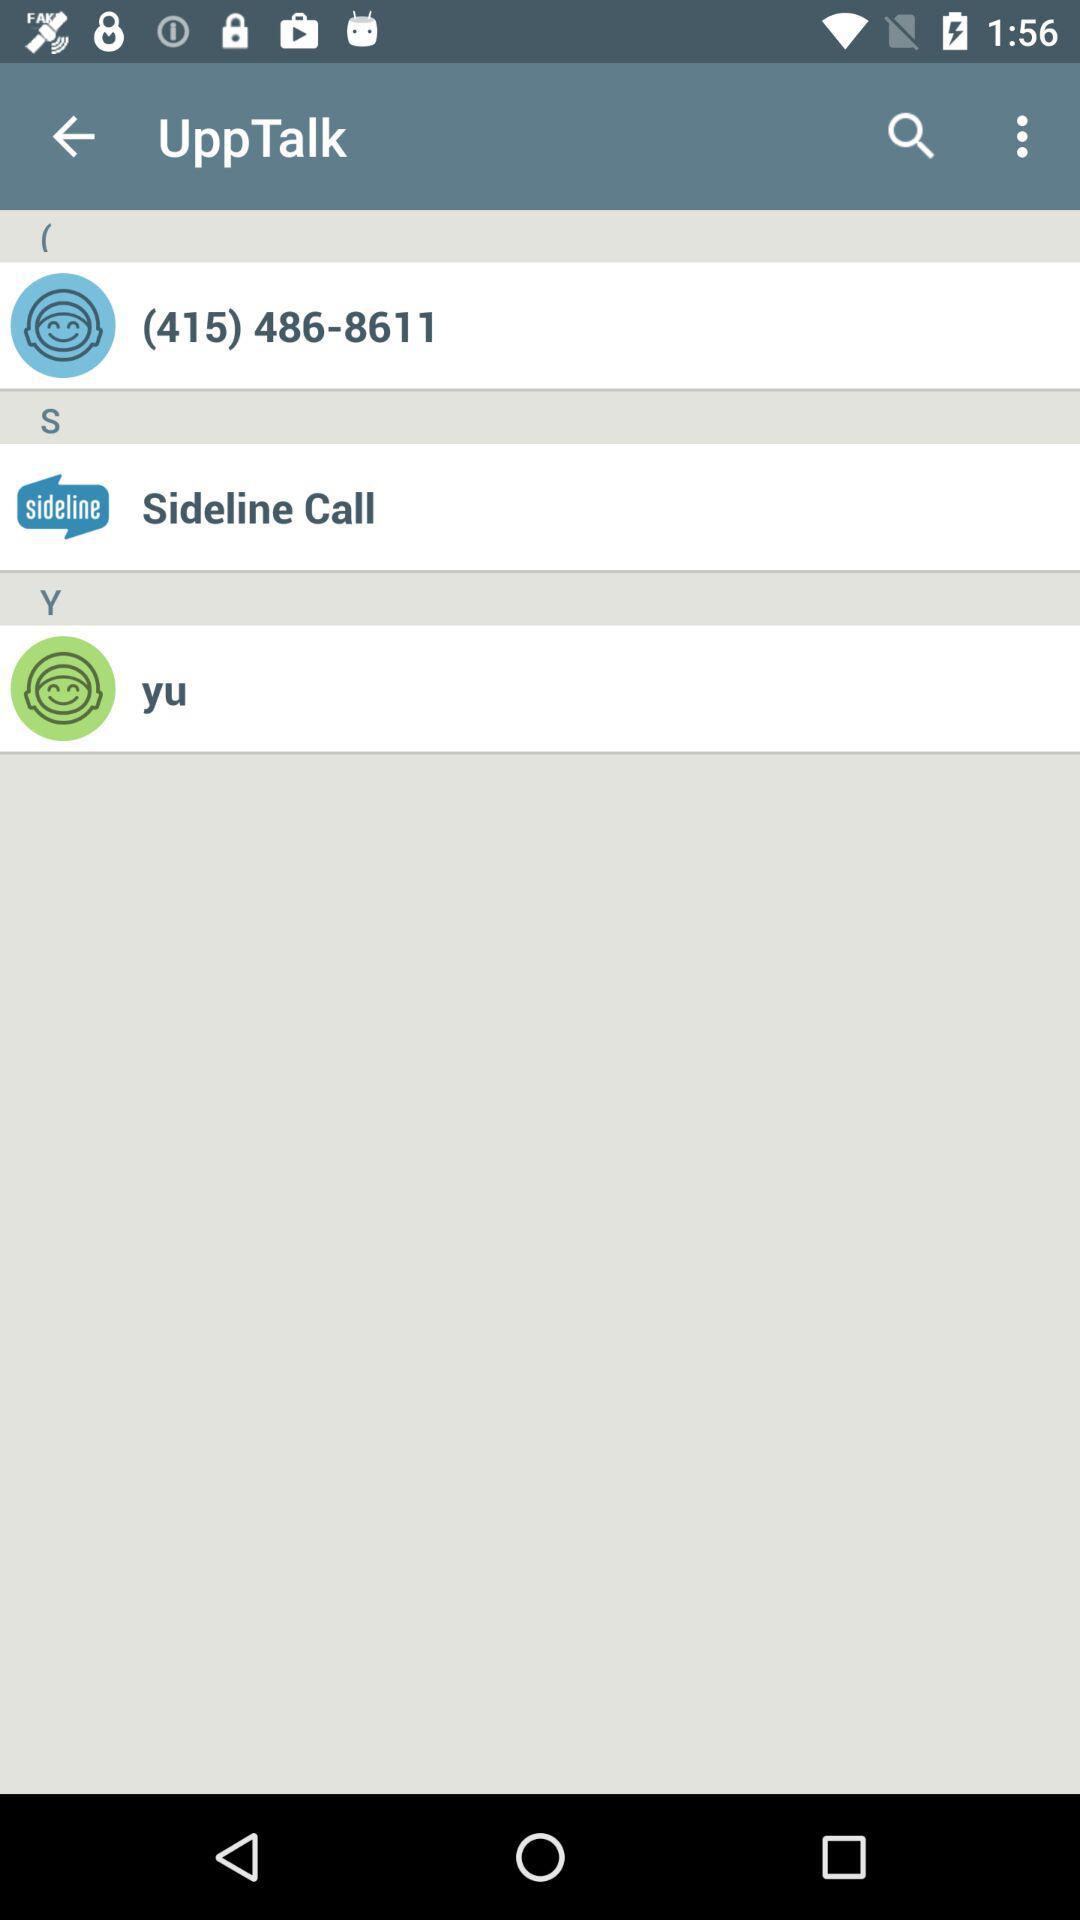  I want to click on the s item, so click(49, 416).